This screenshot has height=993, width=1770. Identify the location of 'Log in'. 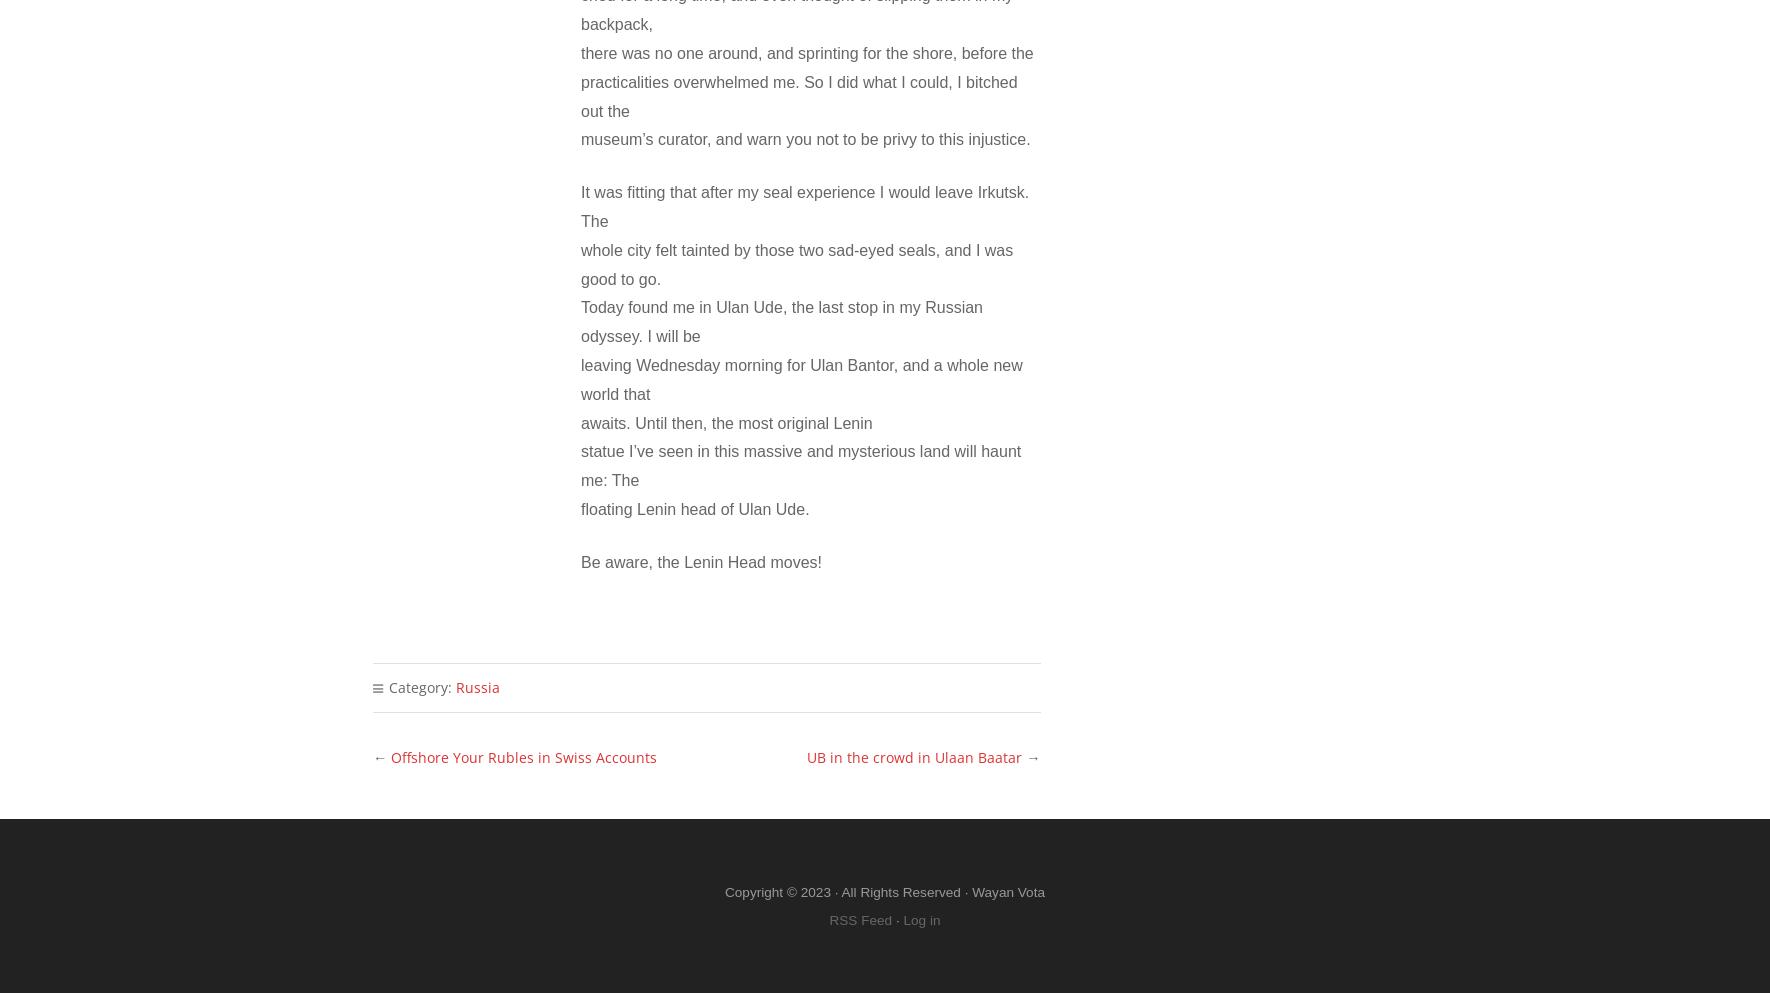
(902, 918).